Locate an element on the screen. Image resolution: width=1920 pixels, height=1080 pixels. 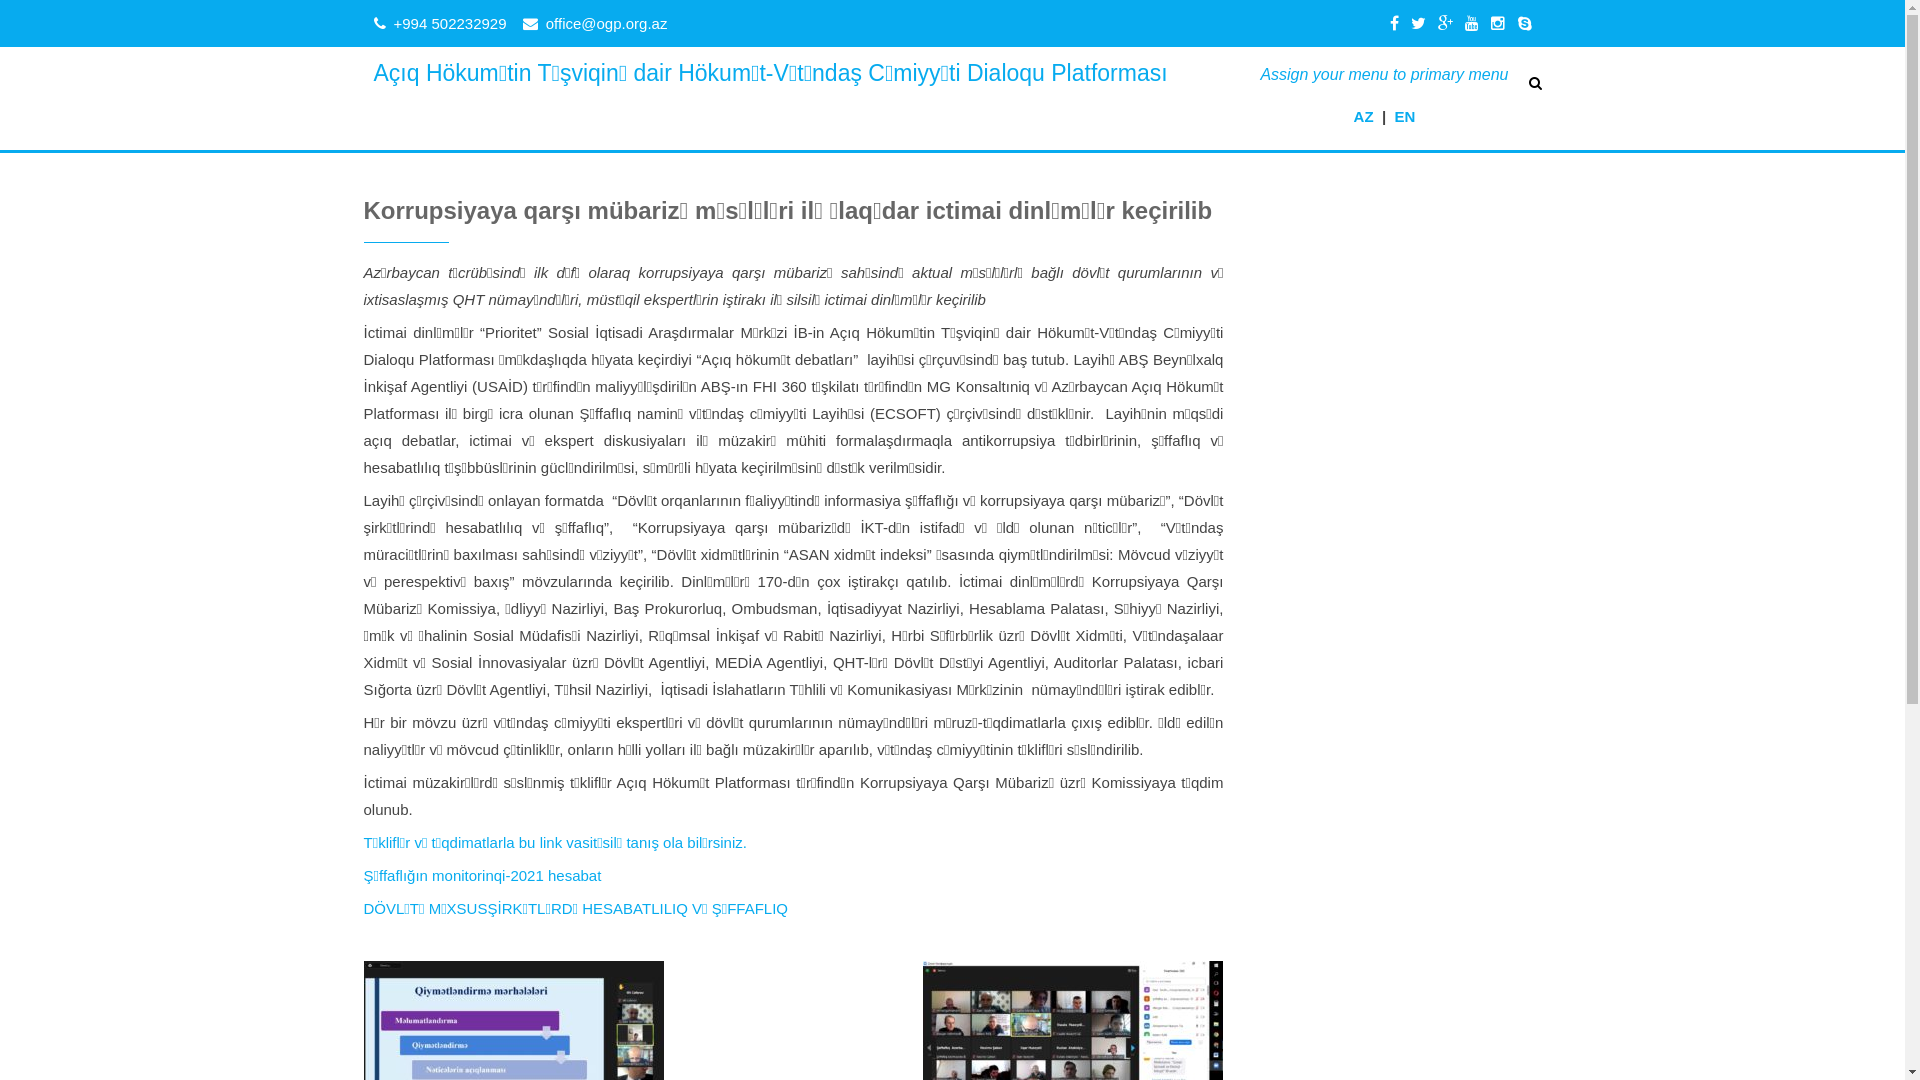
'EN' is located at coordinates (1403, 116).